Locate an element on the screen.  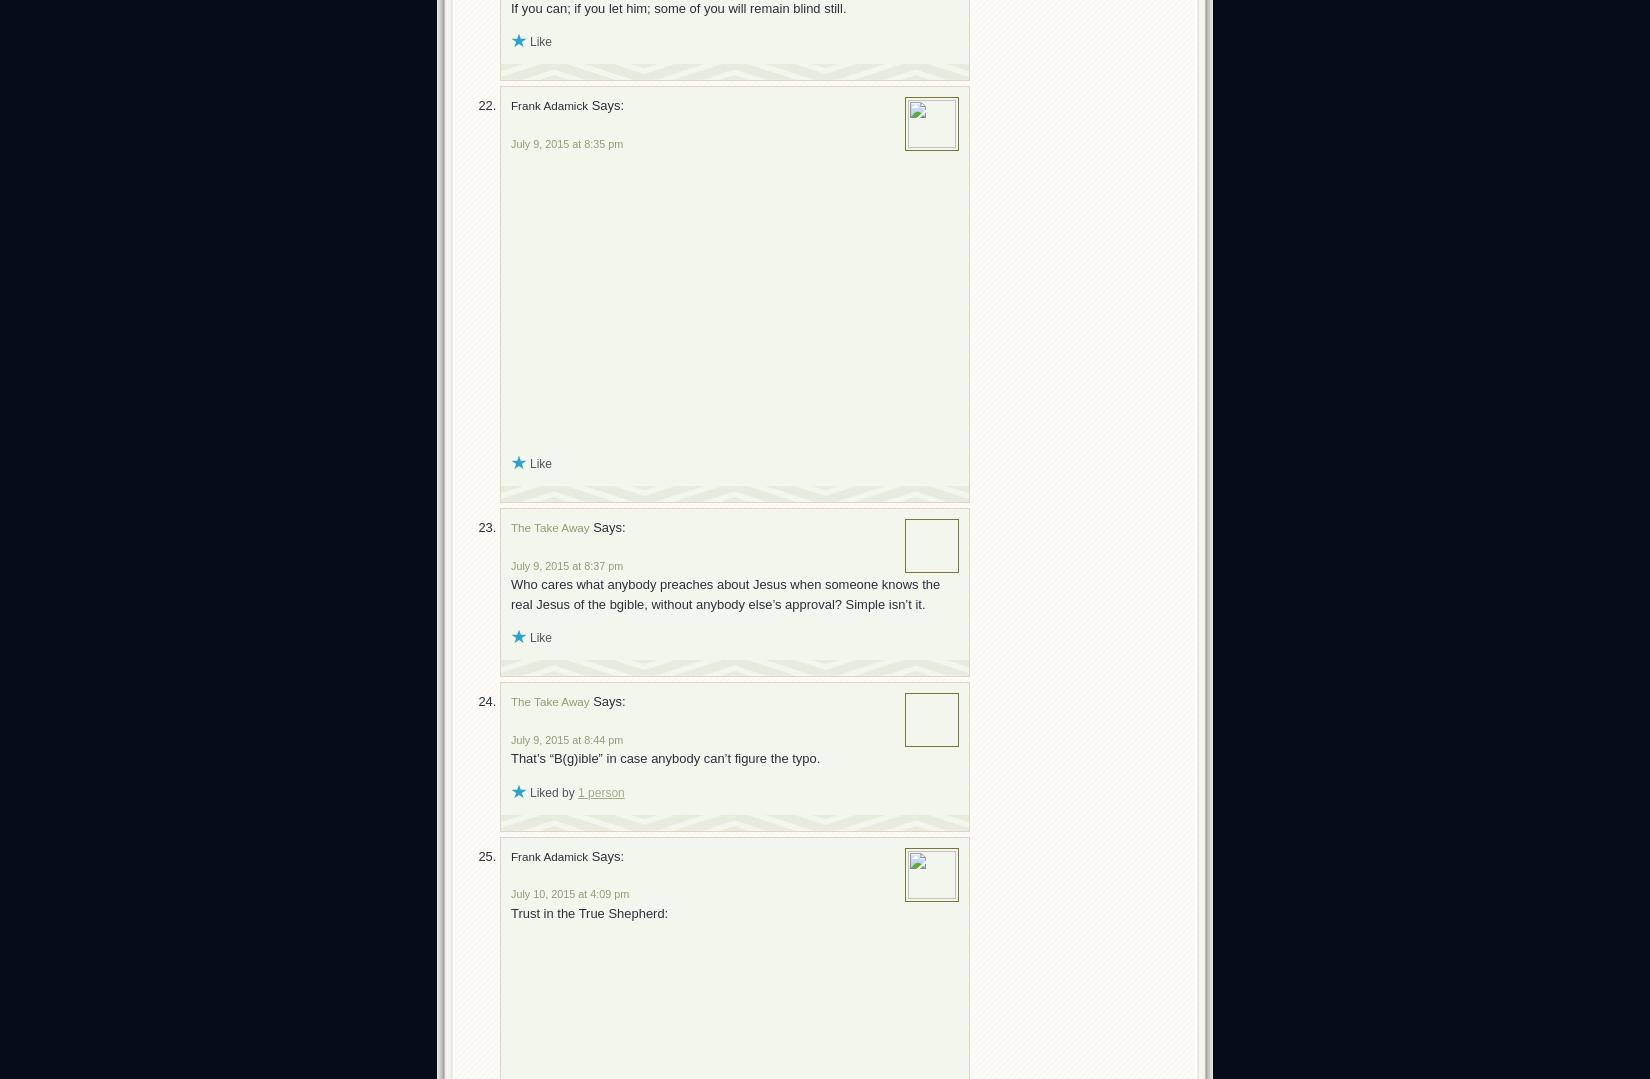
'July 9, 2015 at 8:37 pm' is located at coordinates (510, 563).